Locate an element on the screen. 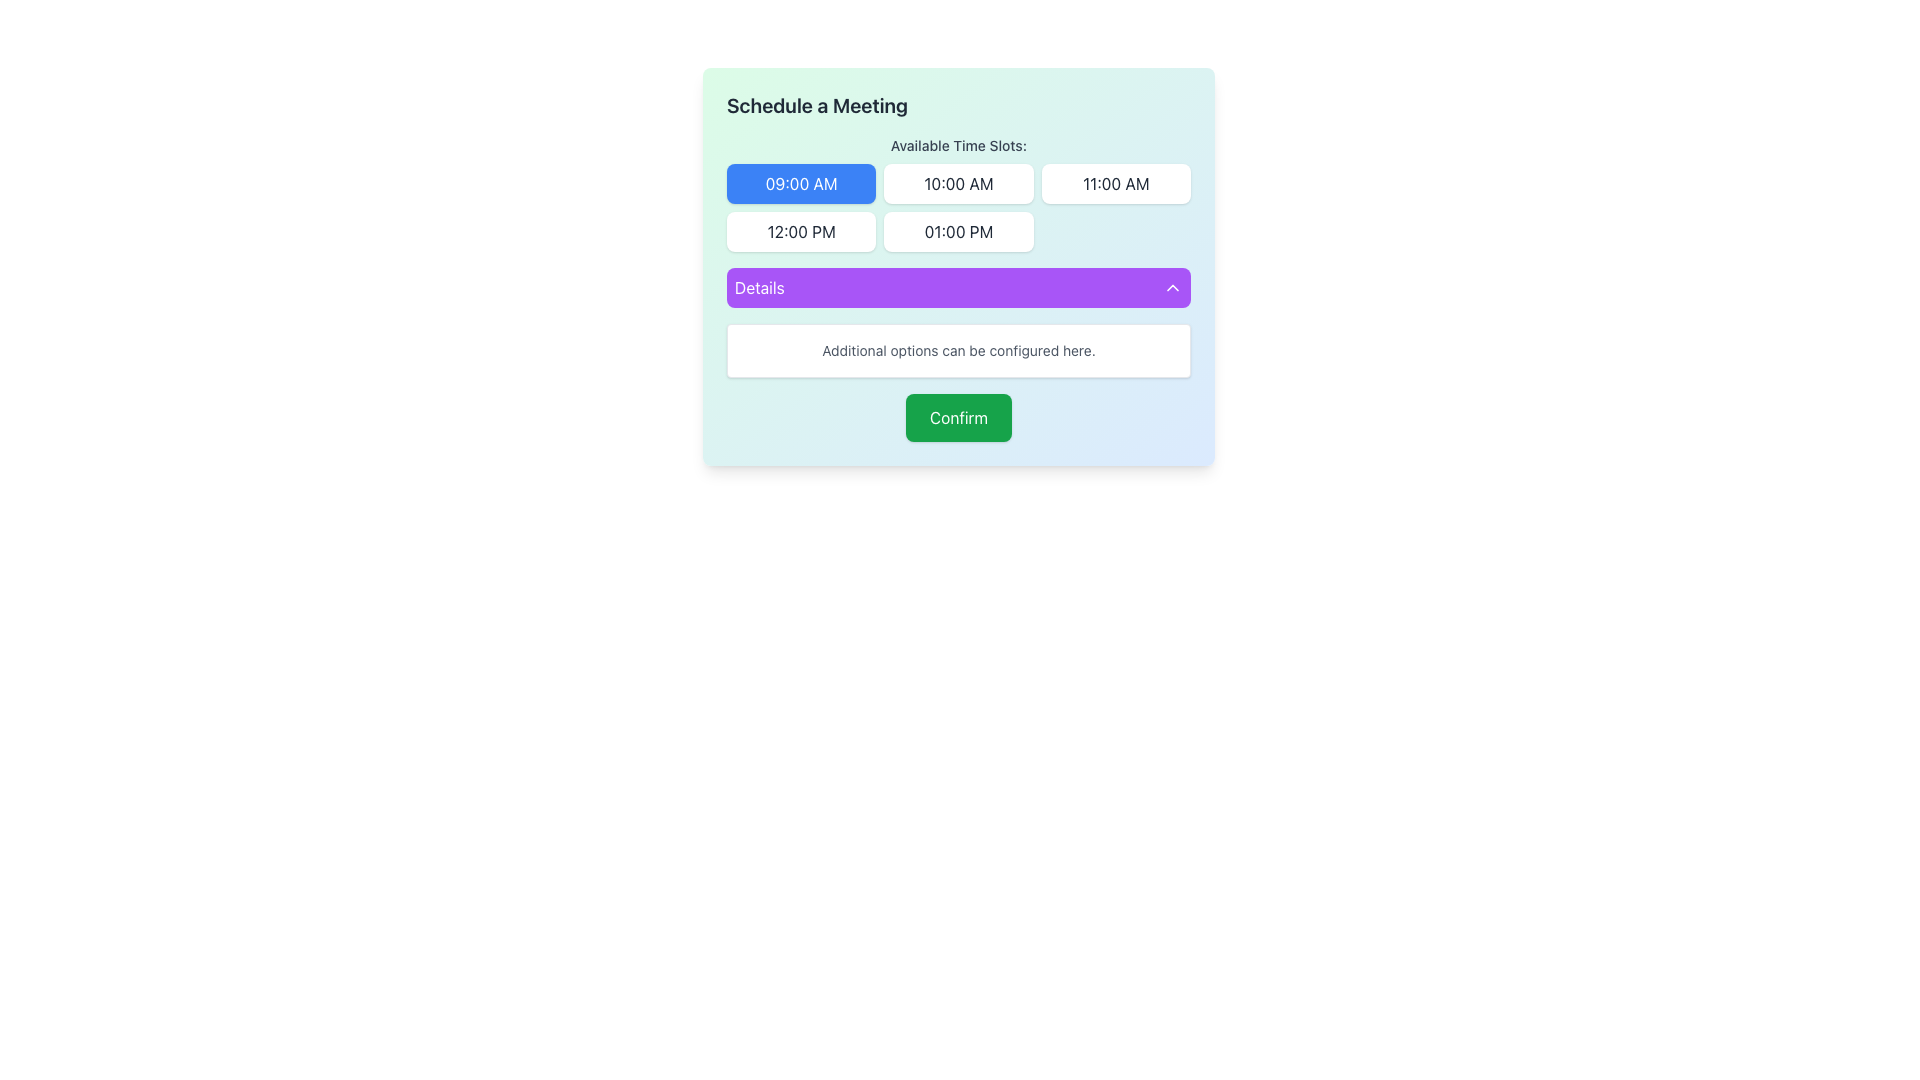  the button for the '11:00 AM' time slot to schedule a meeting is located at coordinates (1115, 184).